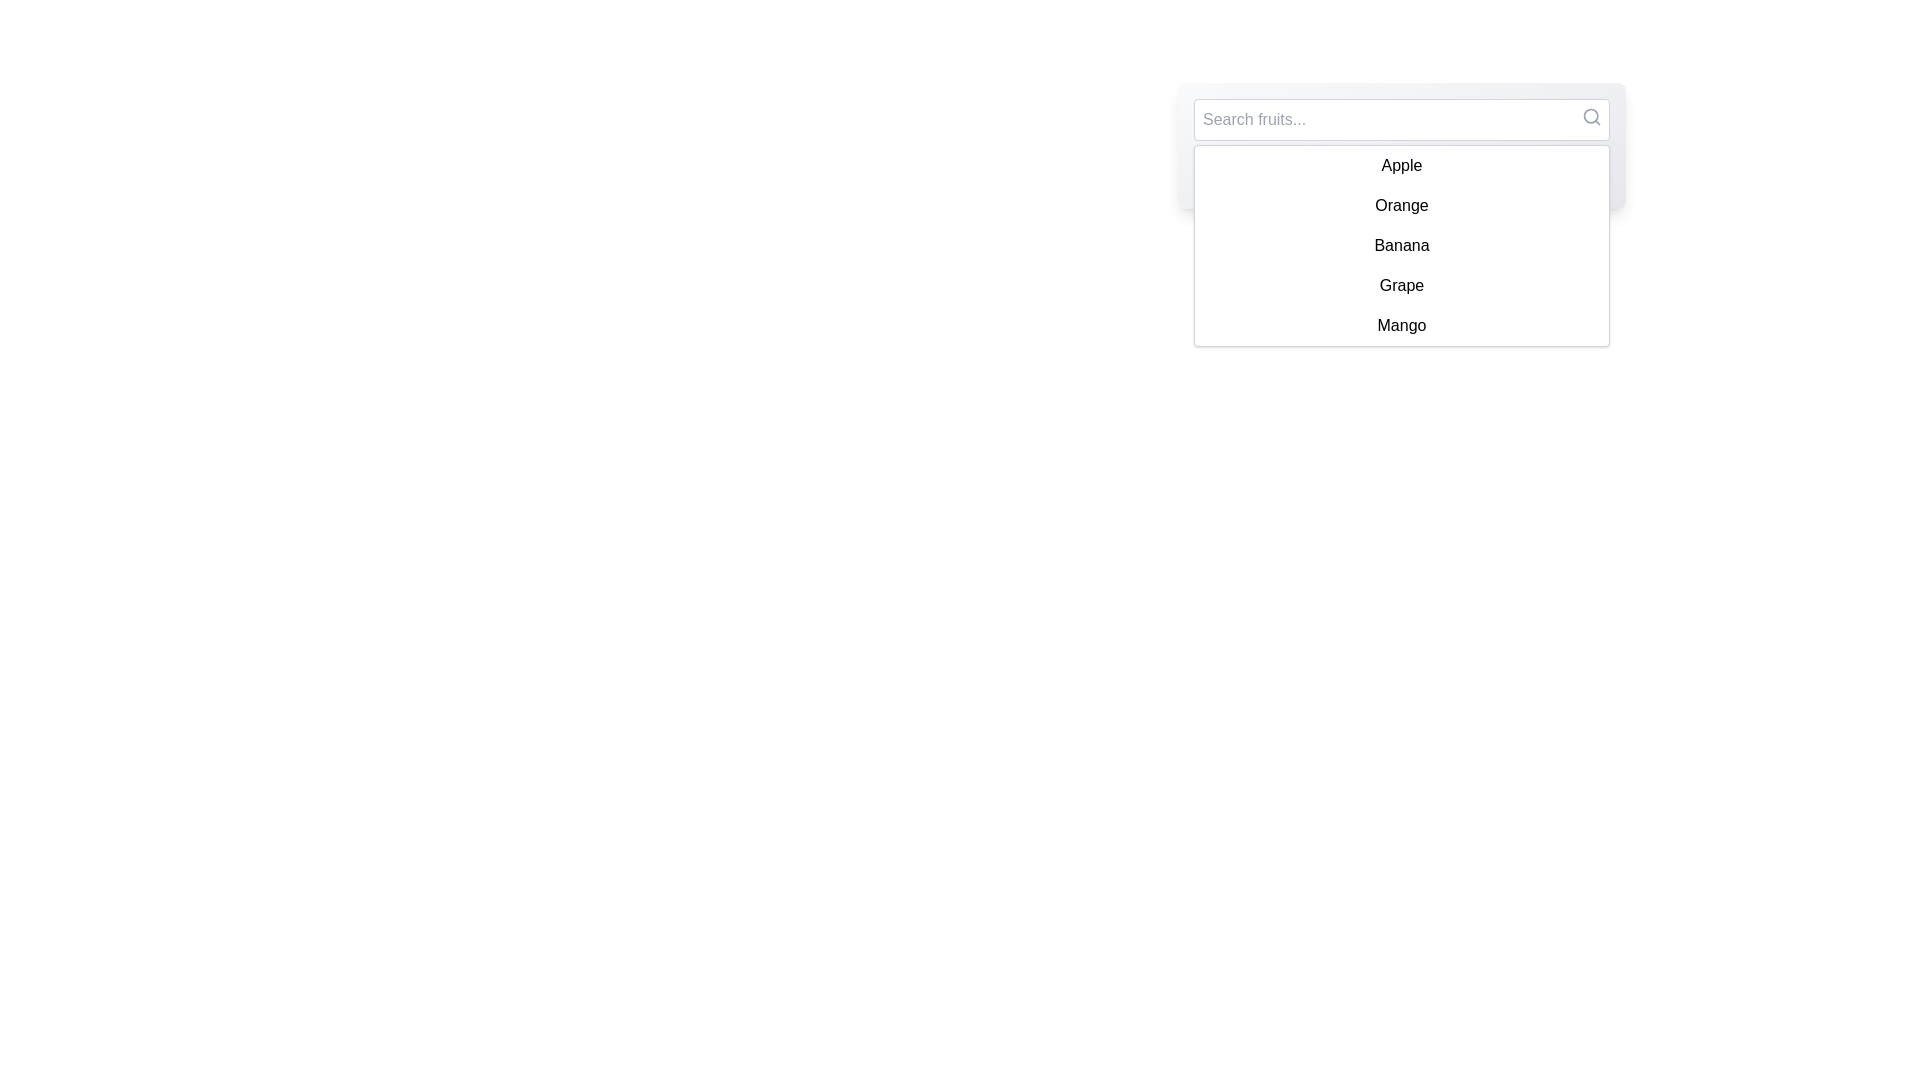  What do you see at coordinates (1400, 164) in the screenshot?
I see `the dropdown list item displaying 'Apple' to trigger its hover effect` at bounding box center [1400, 164].